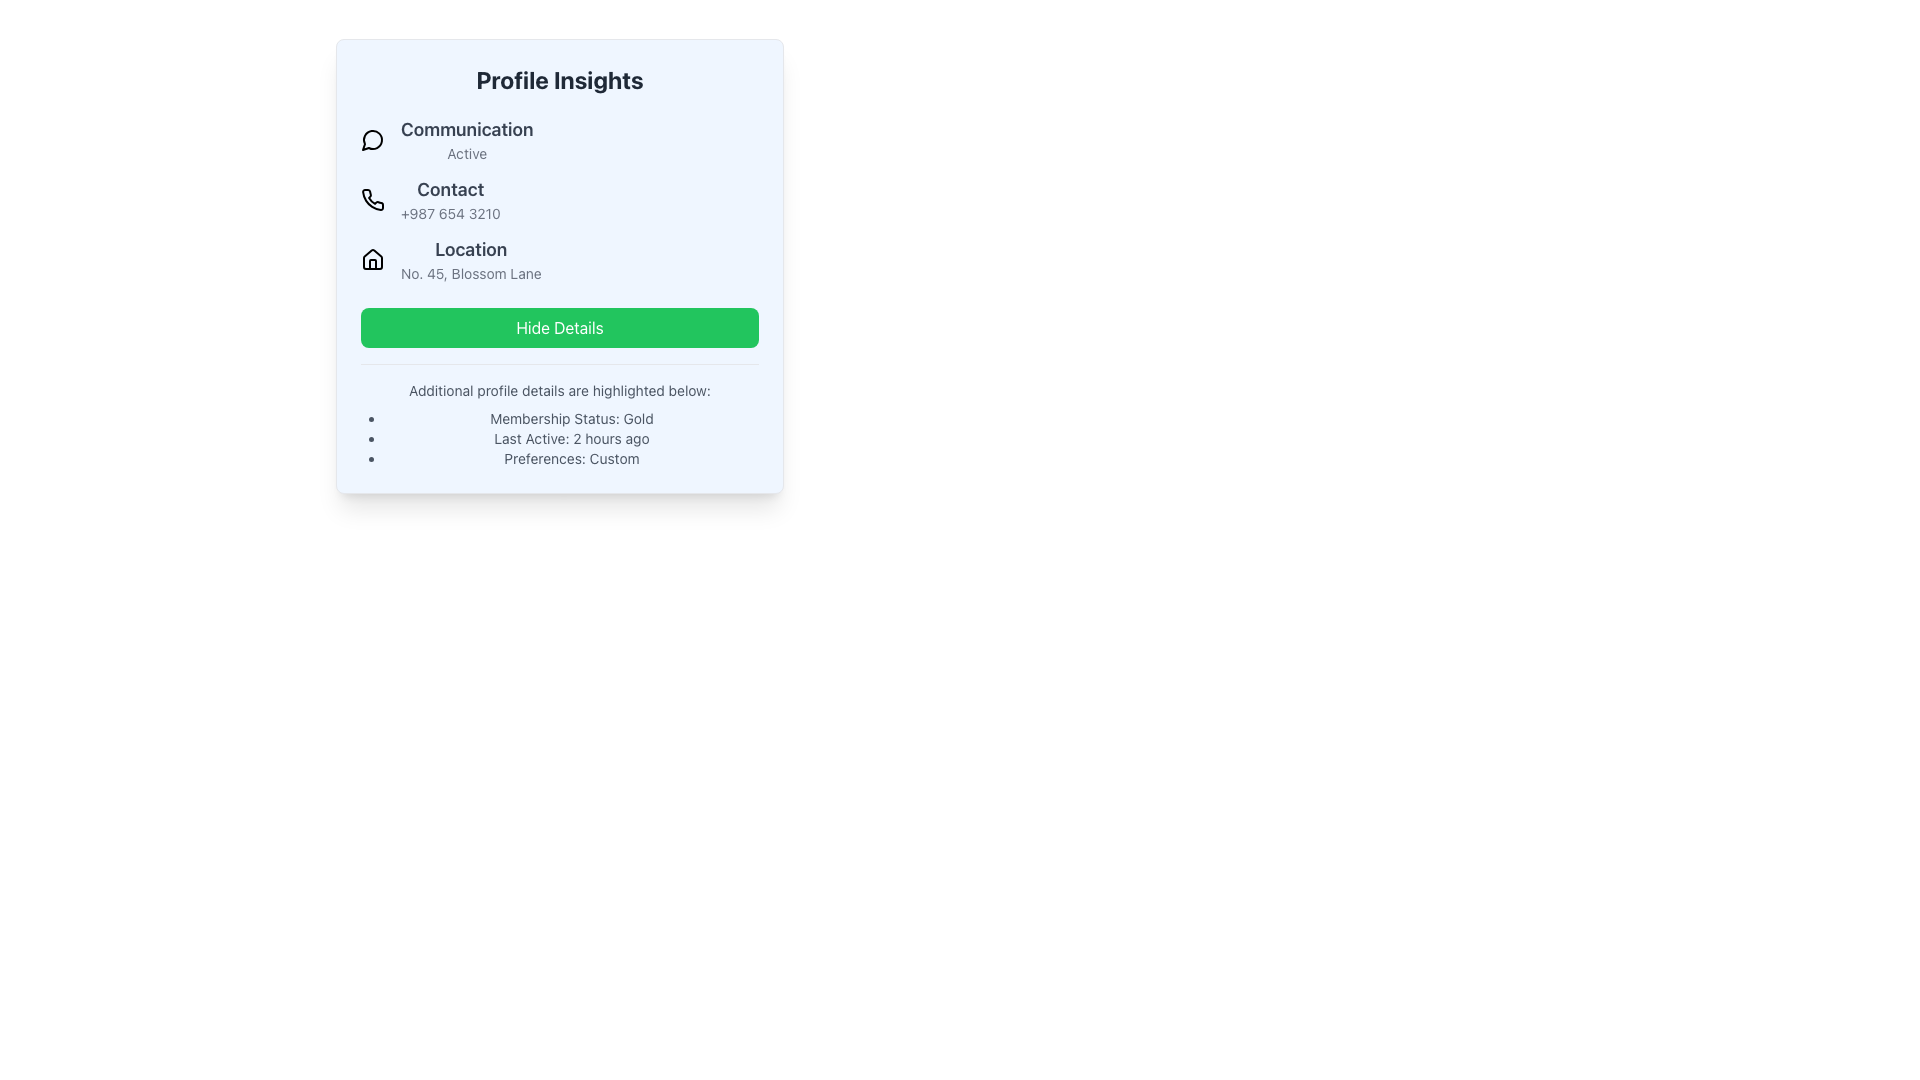 The image size is (1920, 1080). What do you see at coordinates (560, 438) in the screenshot?
I see `the bulleted list component that displays 'Membership Status: Gold', 'Last Active: 2 hours ago', and 'Preferences: Custom' within the 'Additional profile details are highlighted below' section of the 'Profile Insights' box` at bounding box center [560, 438].